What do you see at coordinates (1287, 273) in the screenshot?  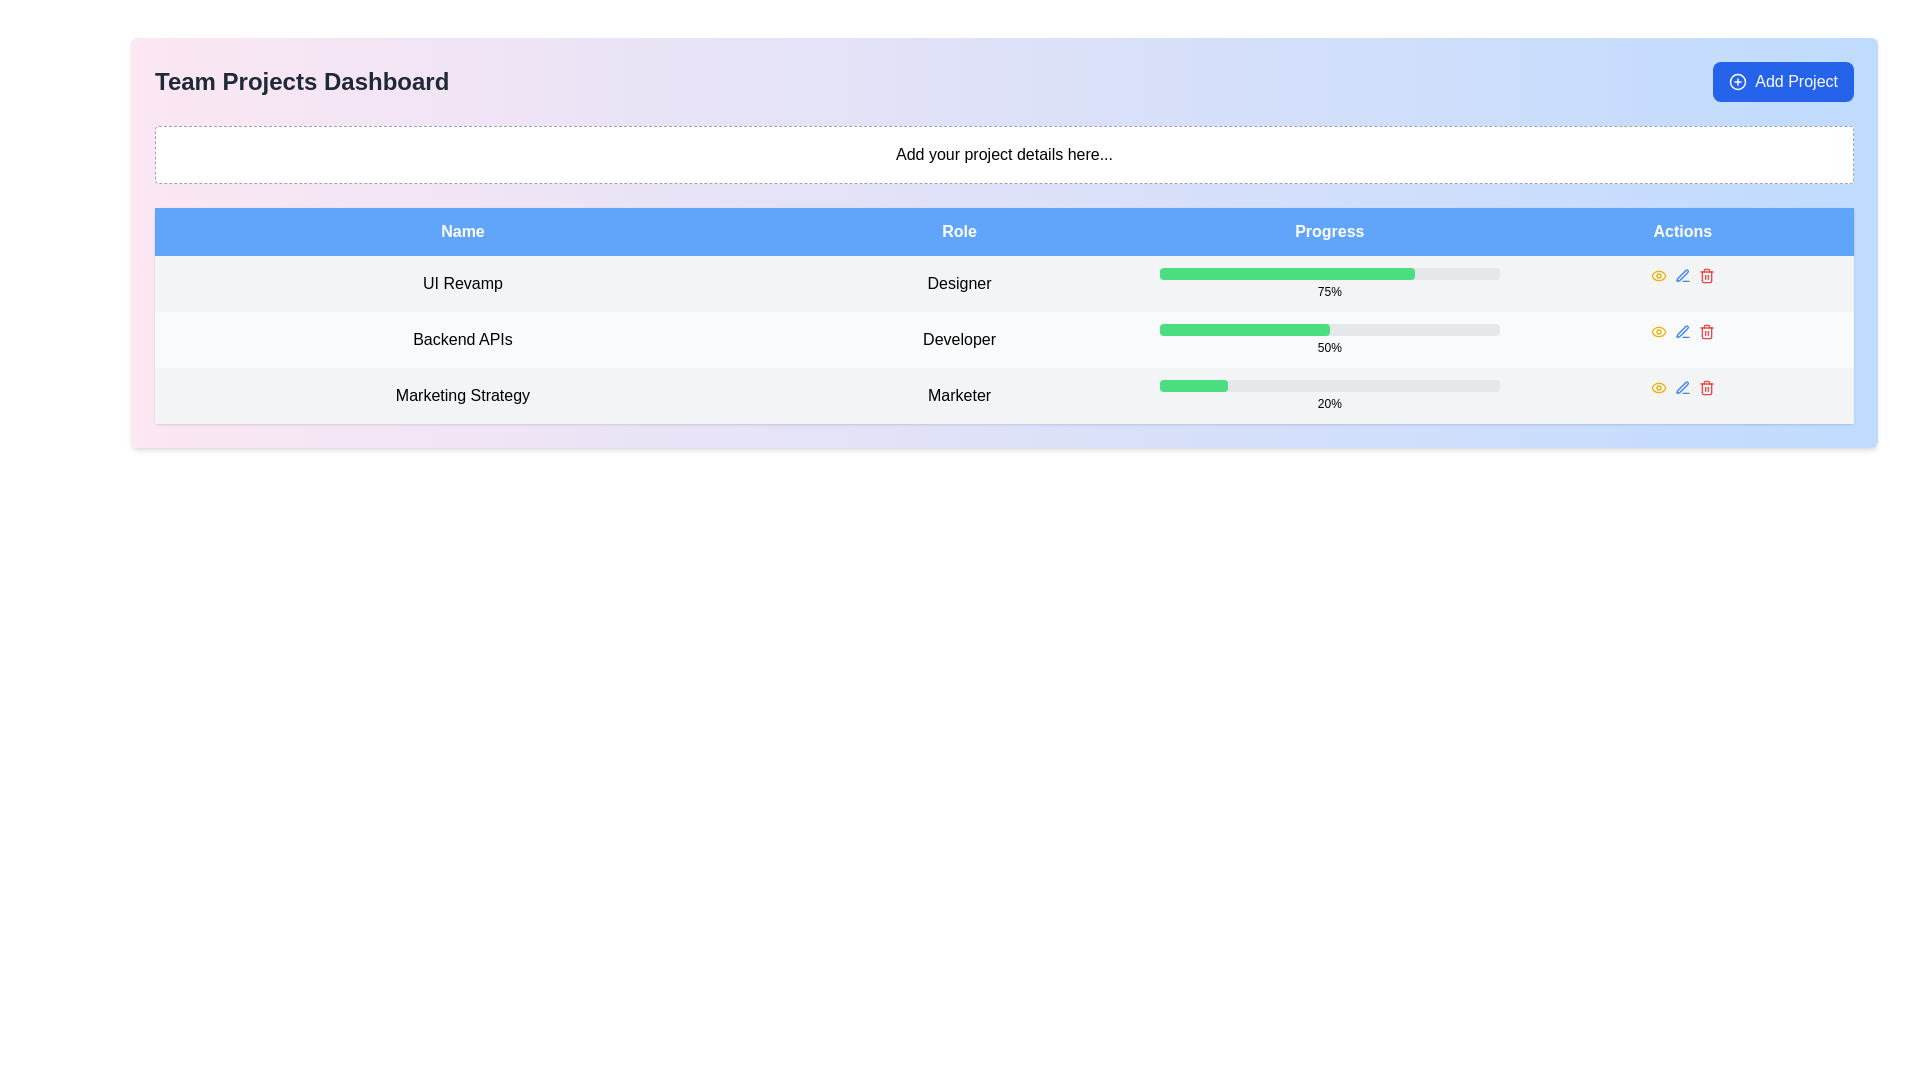 I see `the progress bar indicating 75% completion for the Designer role in the Progress column` at bounding box center [1287, 273].